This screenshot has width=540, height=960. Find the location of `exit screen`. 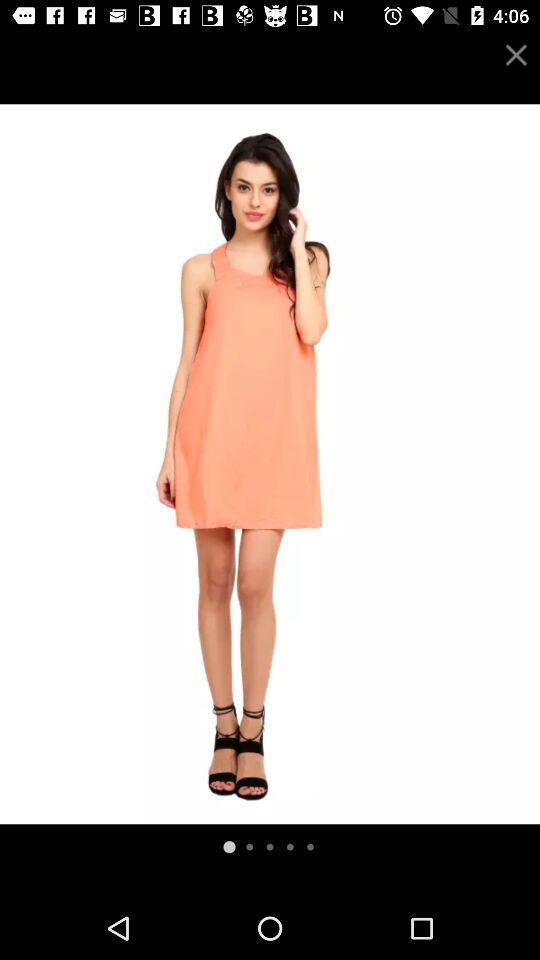

exit screen is located at coordinates (516, 54).